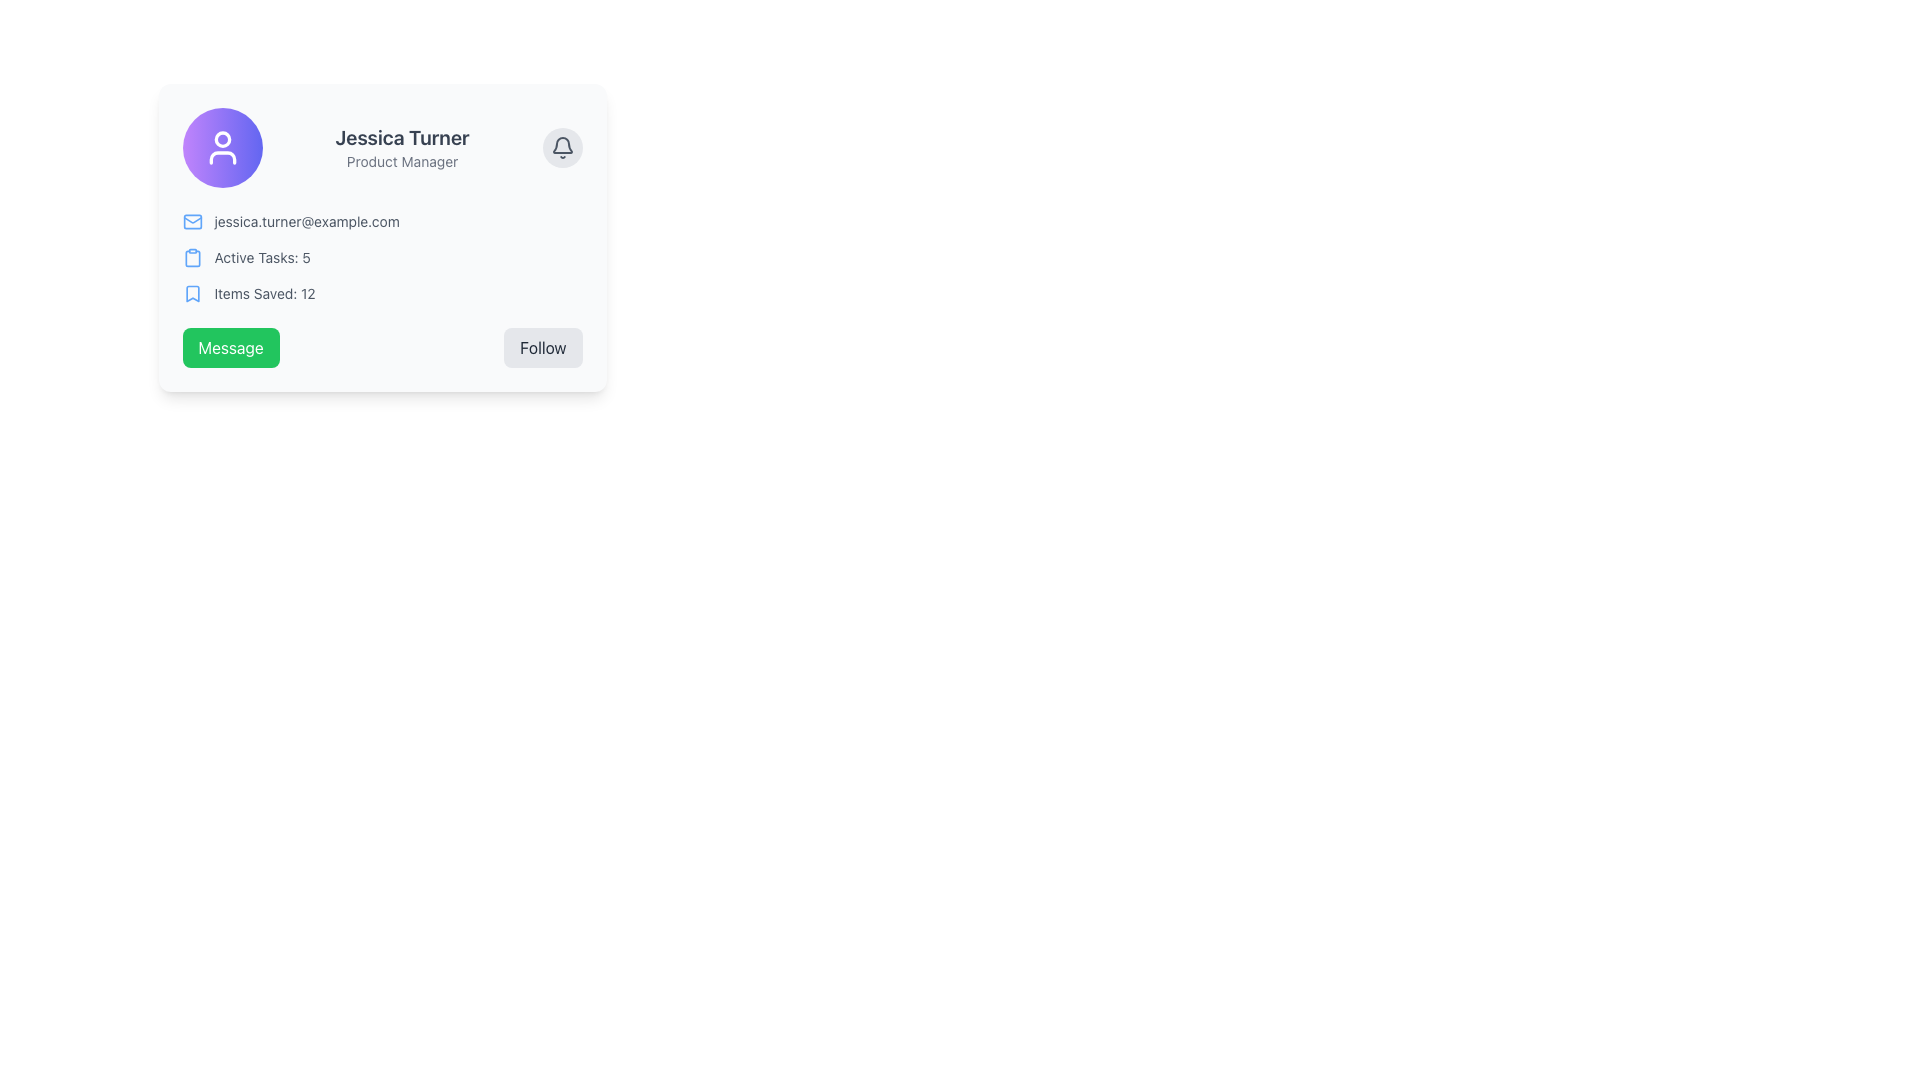 This screenshot has width=1920, height=1080. Describe the element at coordinates (192, 222) in the screenshot. I see `the small blue mail icon located to the left of the email address 'jessica.turner@example.com' in the user profile card` at that location.